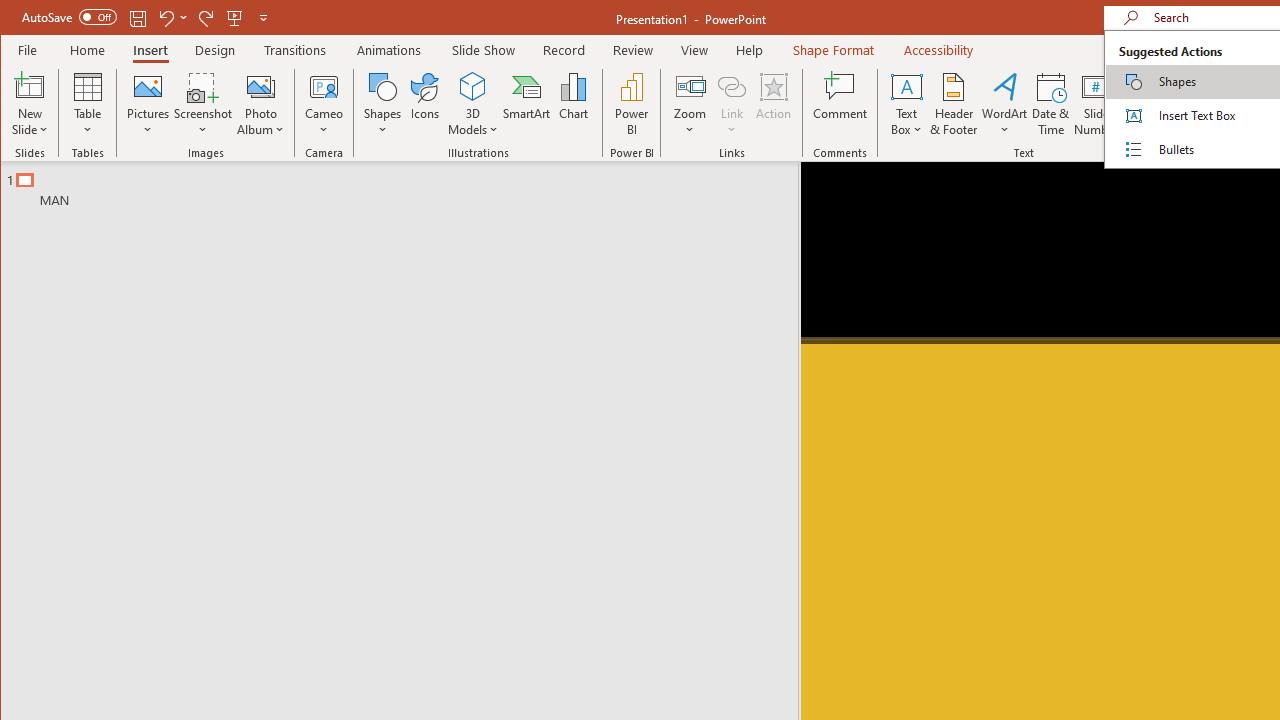  What do you see at coordinates (840, 104) in the screenshot?
I see `'Comment'` at bounding box center [840, 104].